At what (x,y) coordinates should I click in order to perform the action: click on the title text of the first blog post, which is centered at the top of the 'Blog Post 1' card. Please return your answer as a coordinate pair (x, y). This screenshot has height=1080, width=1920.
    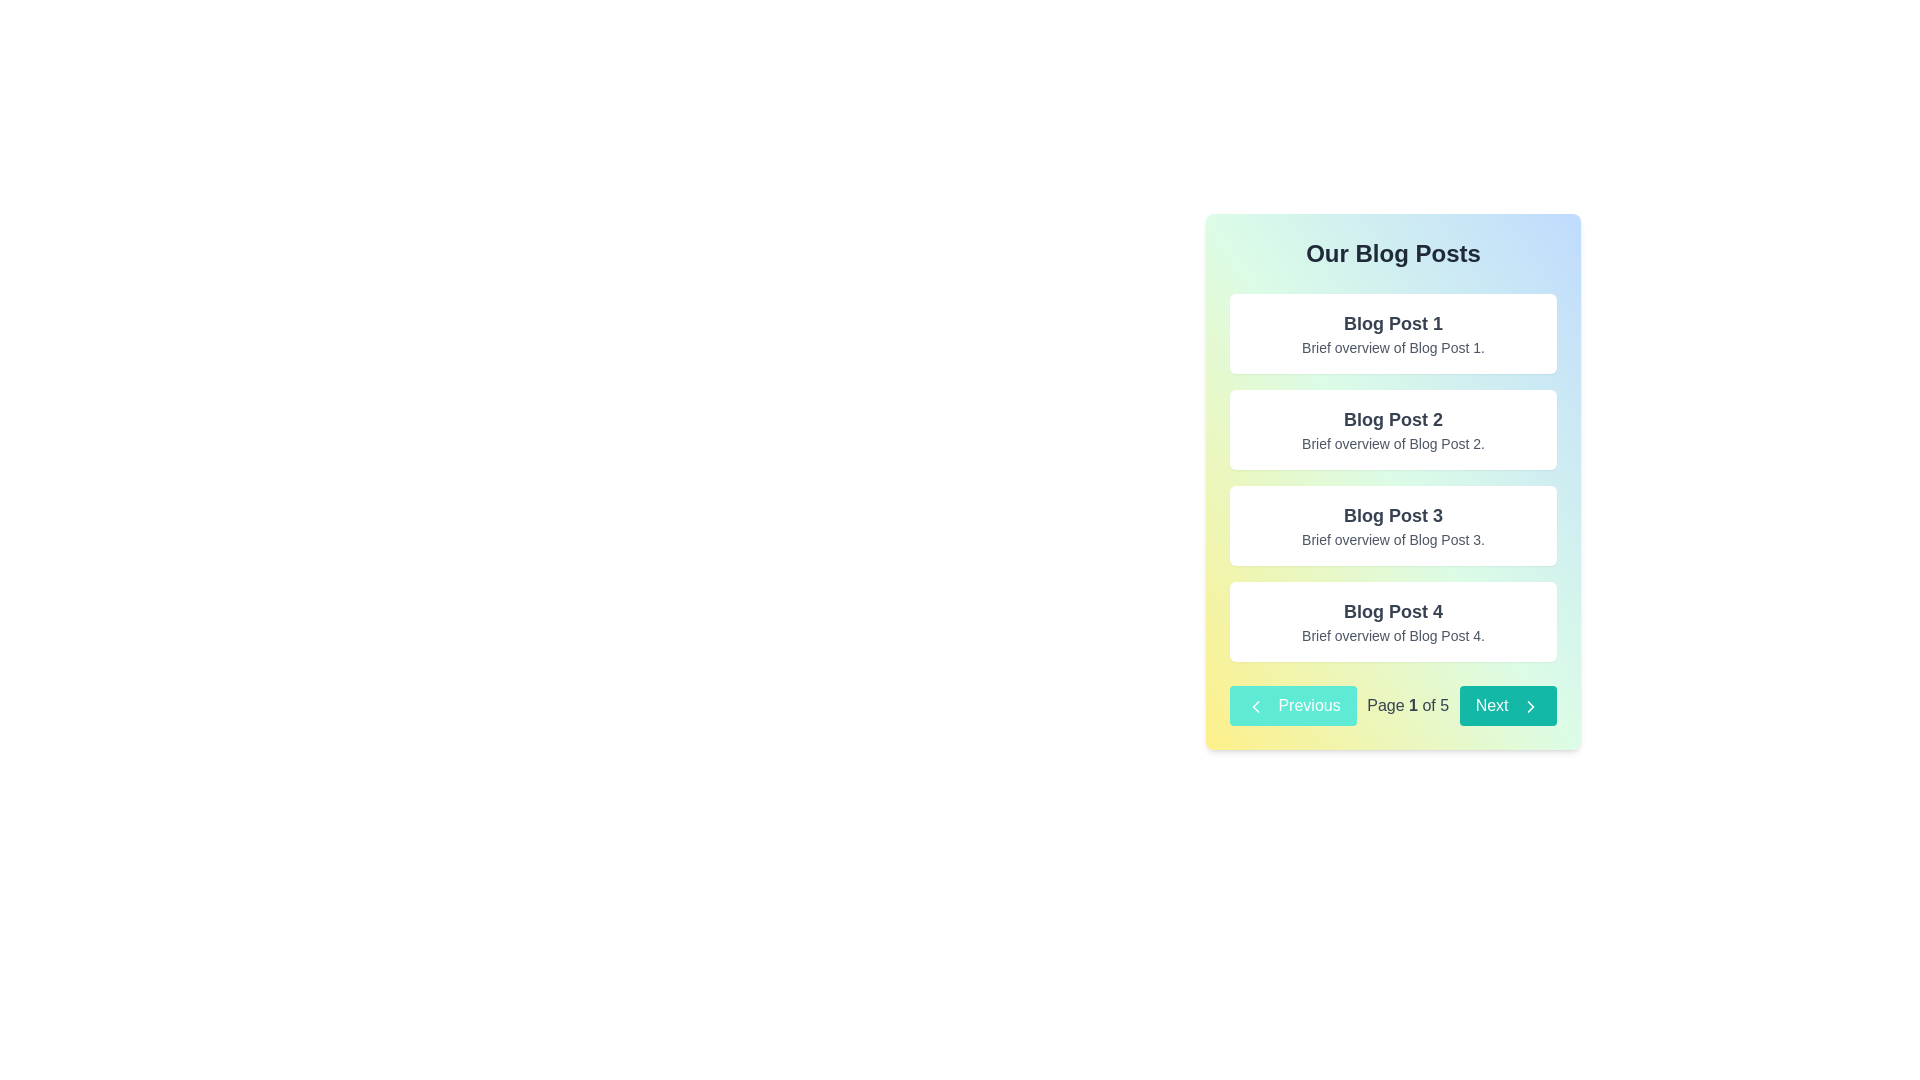
    Looking at the image, I should click on (1392, 323).